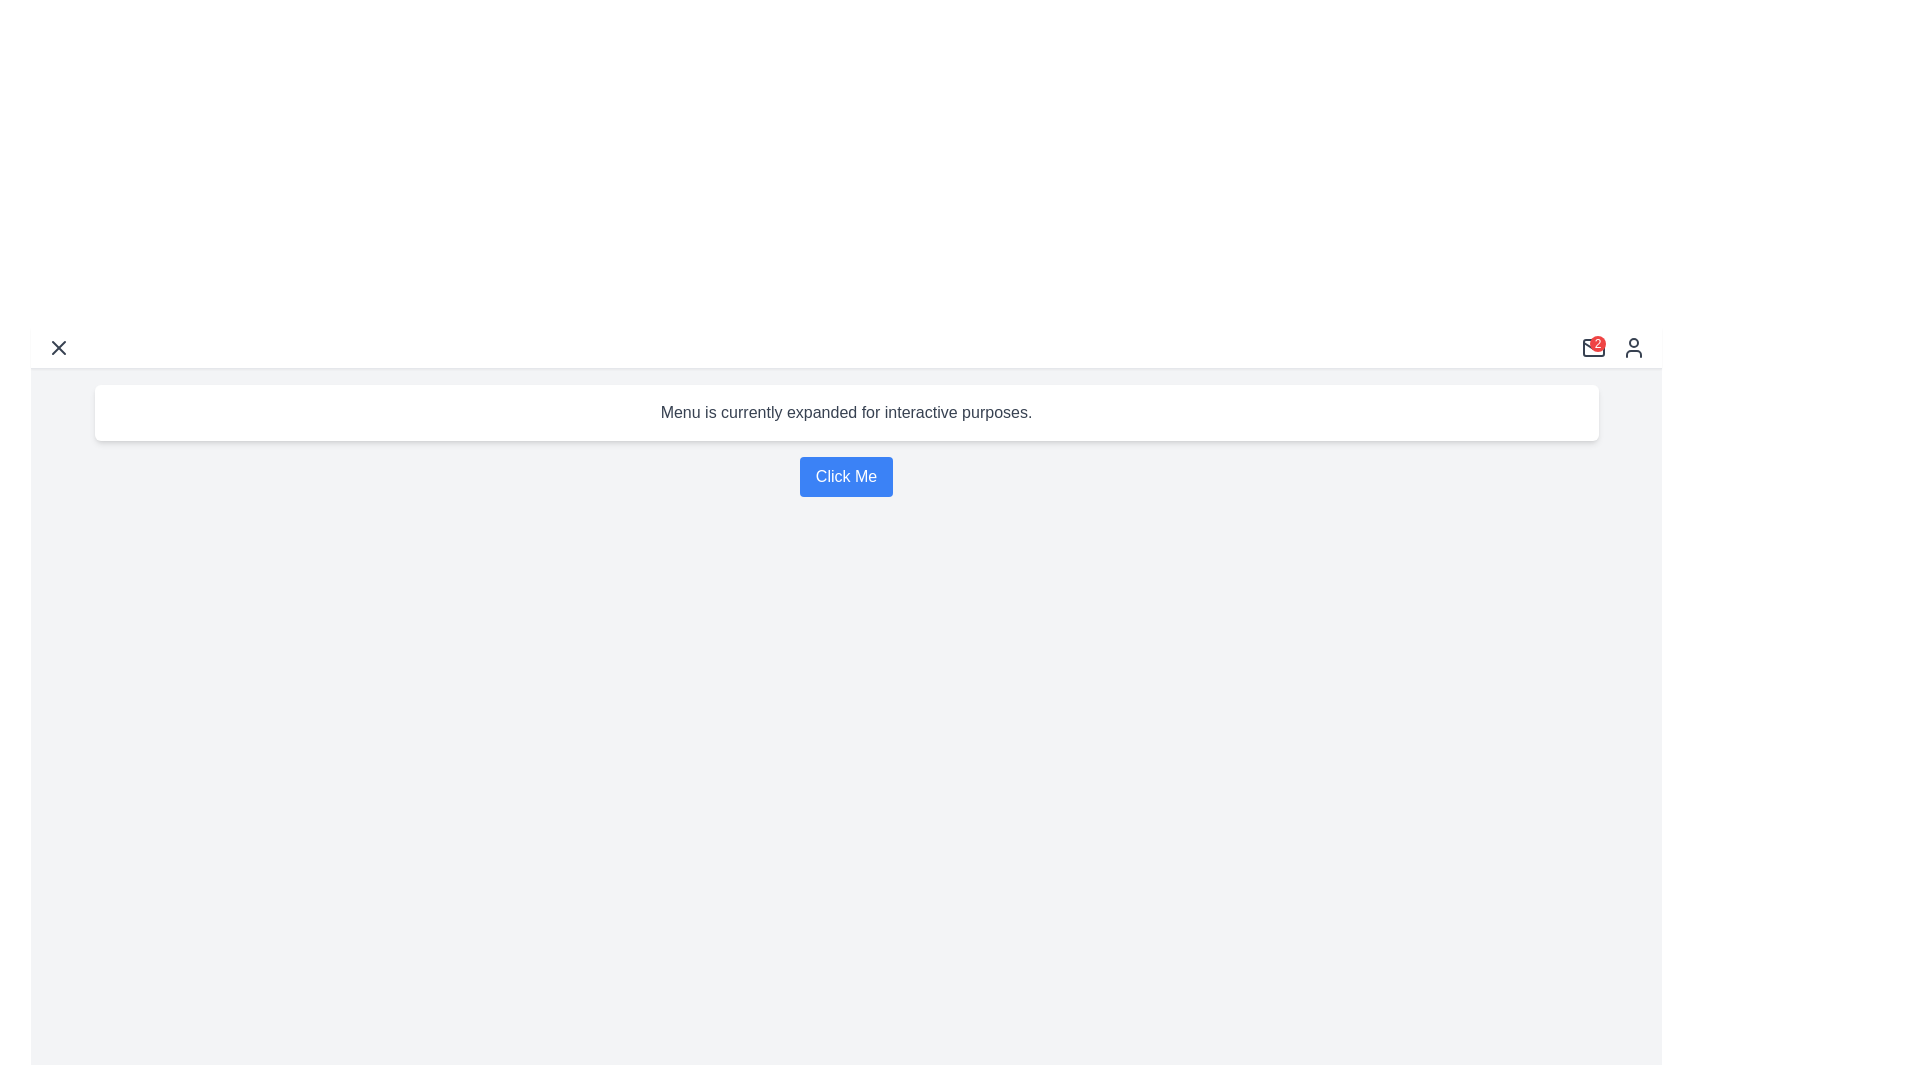 The height and width of the screenshot is (1080, 1920). What do you see at coordinates (1633, 346) in the screenshot?
I see `the user profile SVG icon located at the rightmost end of the top navigation bar` at bounding box center [1633, 346].